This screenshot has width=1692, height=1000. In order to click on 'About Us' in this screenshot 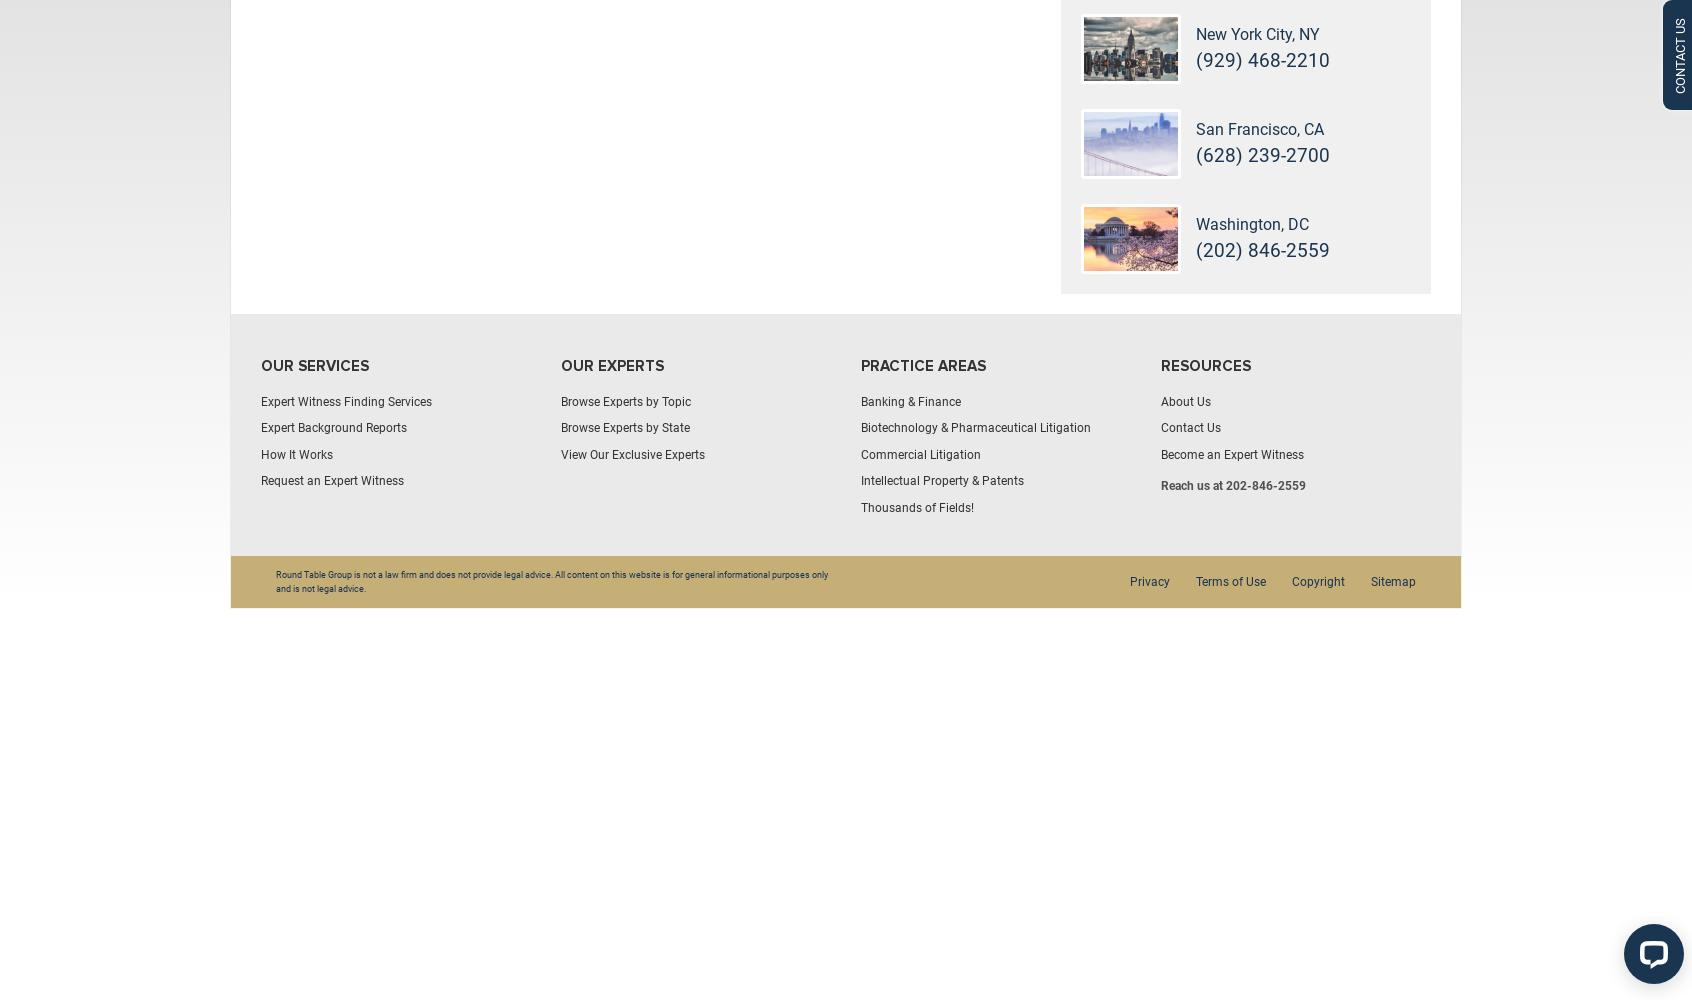, I will do `click(1184, 401)`.